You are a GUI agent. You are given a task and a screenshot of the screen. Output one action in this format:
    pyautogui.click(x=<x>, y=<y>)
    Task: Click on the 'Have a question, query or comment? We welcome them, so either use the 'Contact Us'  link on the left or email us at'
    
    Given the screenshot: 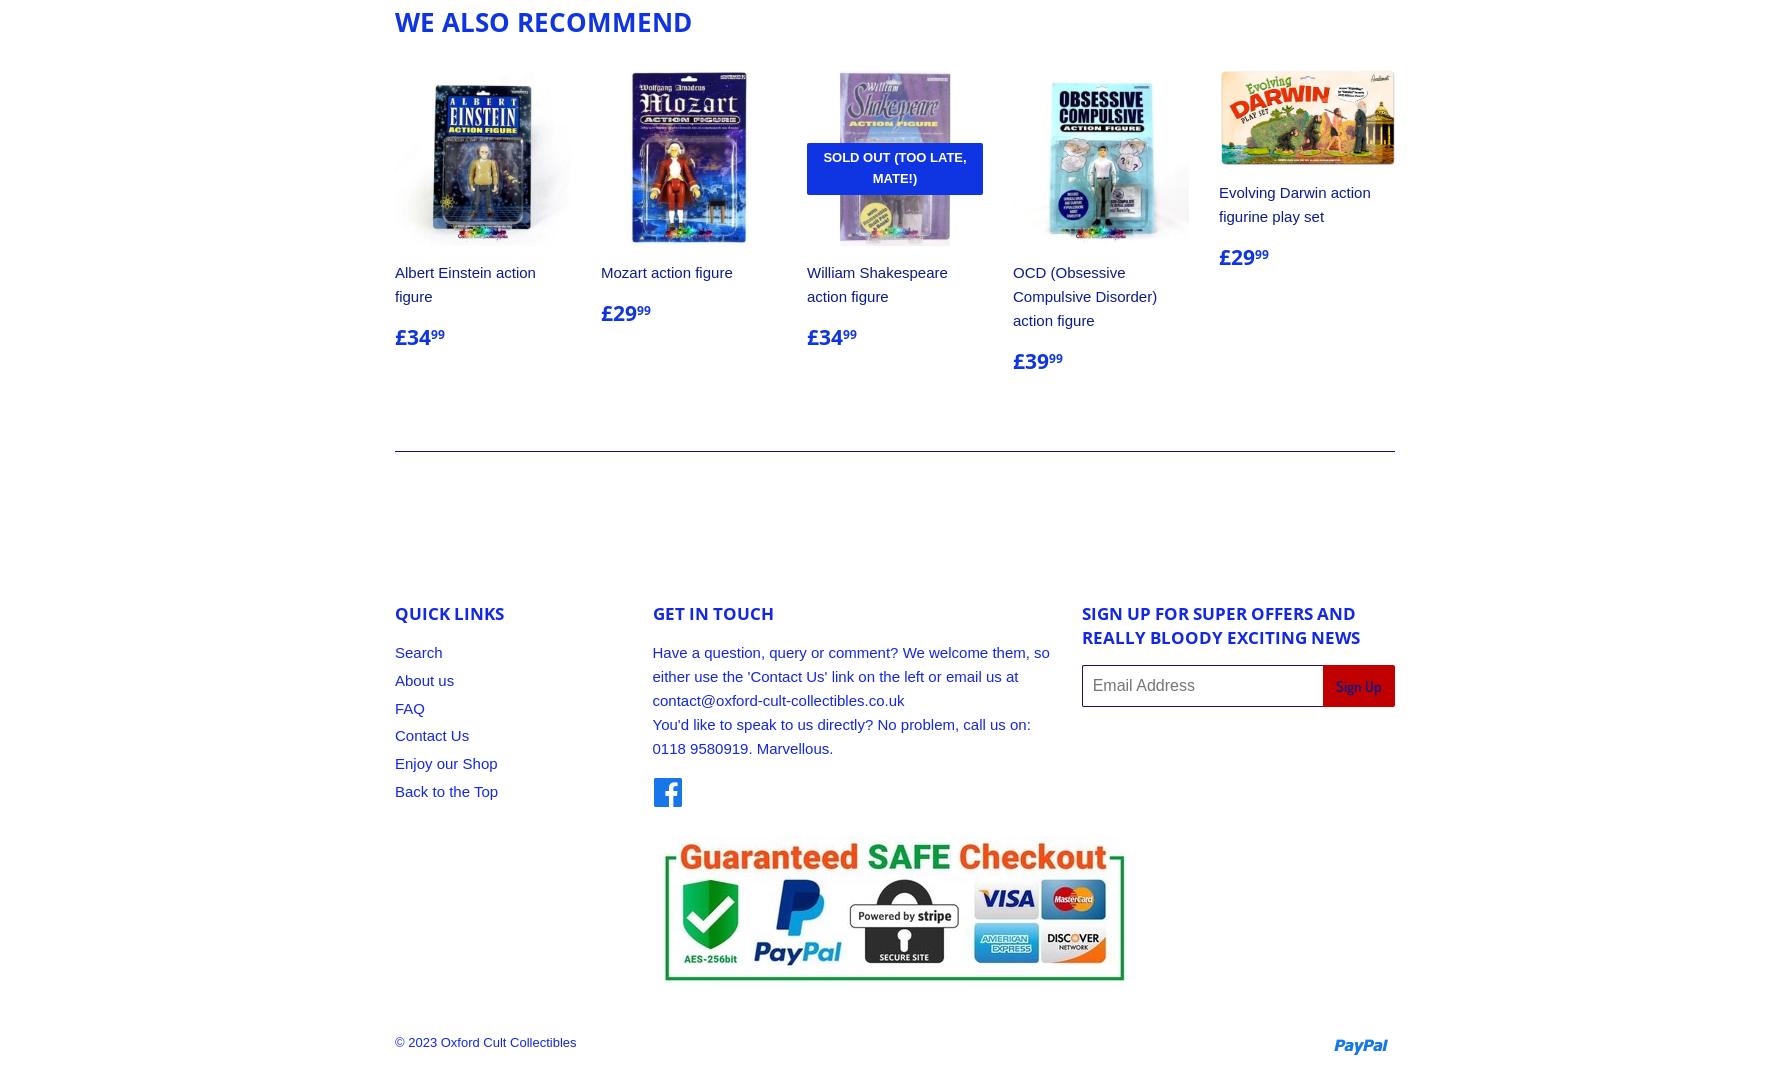 What is the action you would take?
    pyautogui.click(x=849, y=664)
    